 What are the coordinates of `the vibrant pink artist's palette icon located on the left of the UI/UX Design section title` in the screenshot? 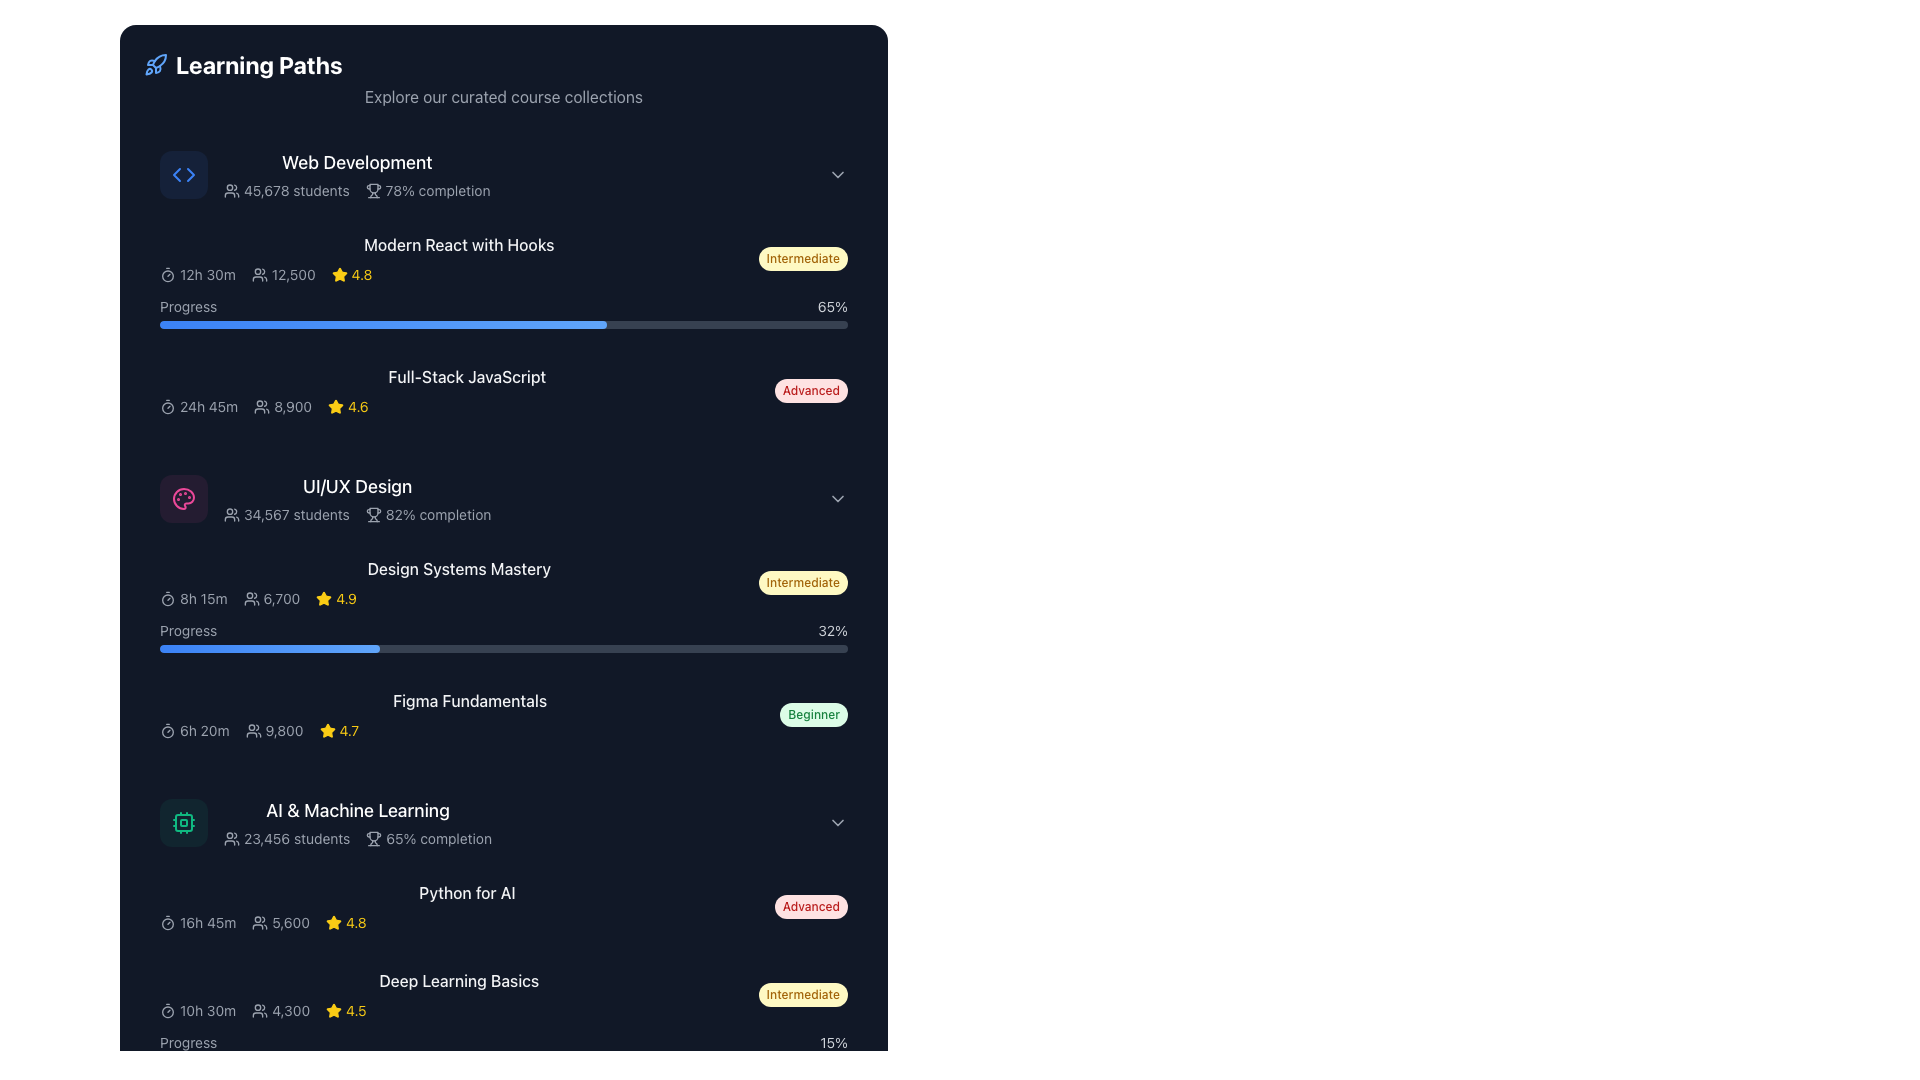 It's located at (183, 497).